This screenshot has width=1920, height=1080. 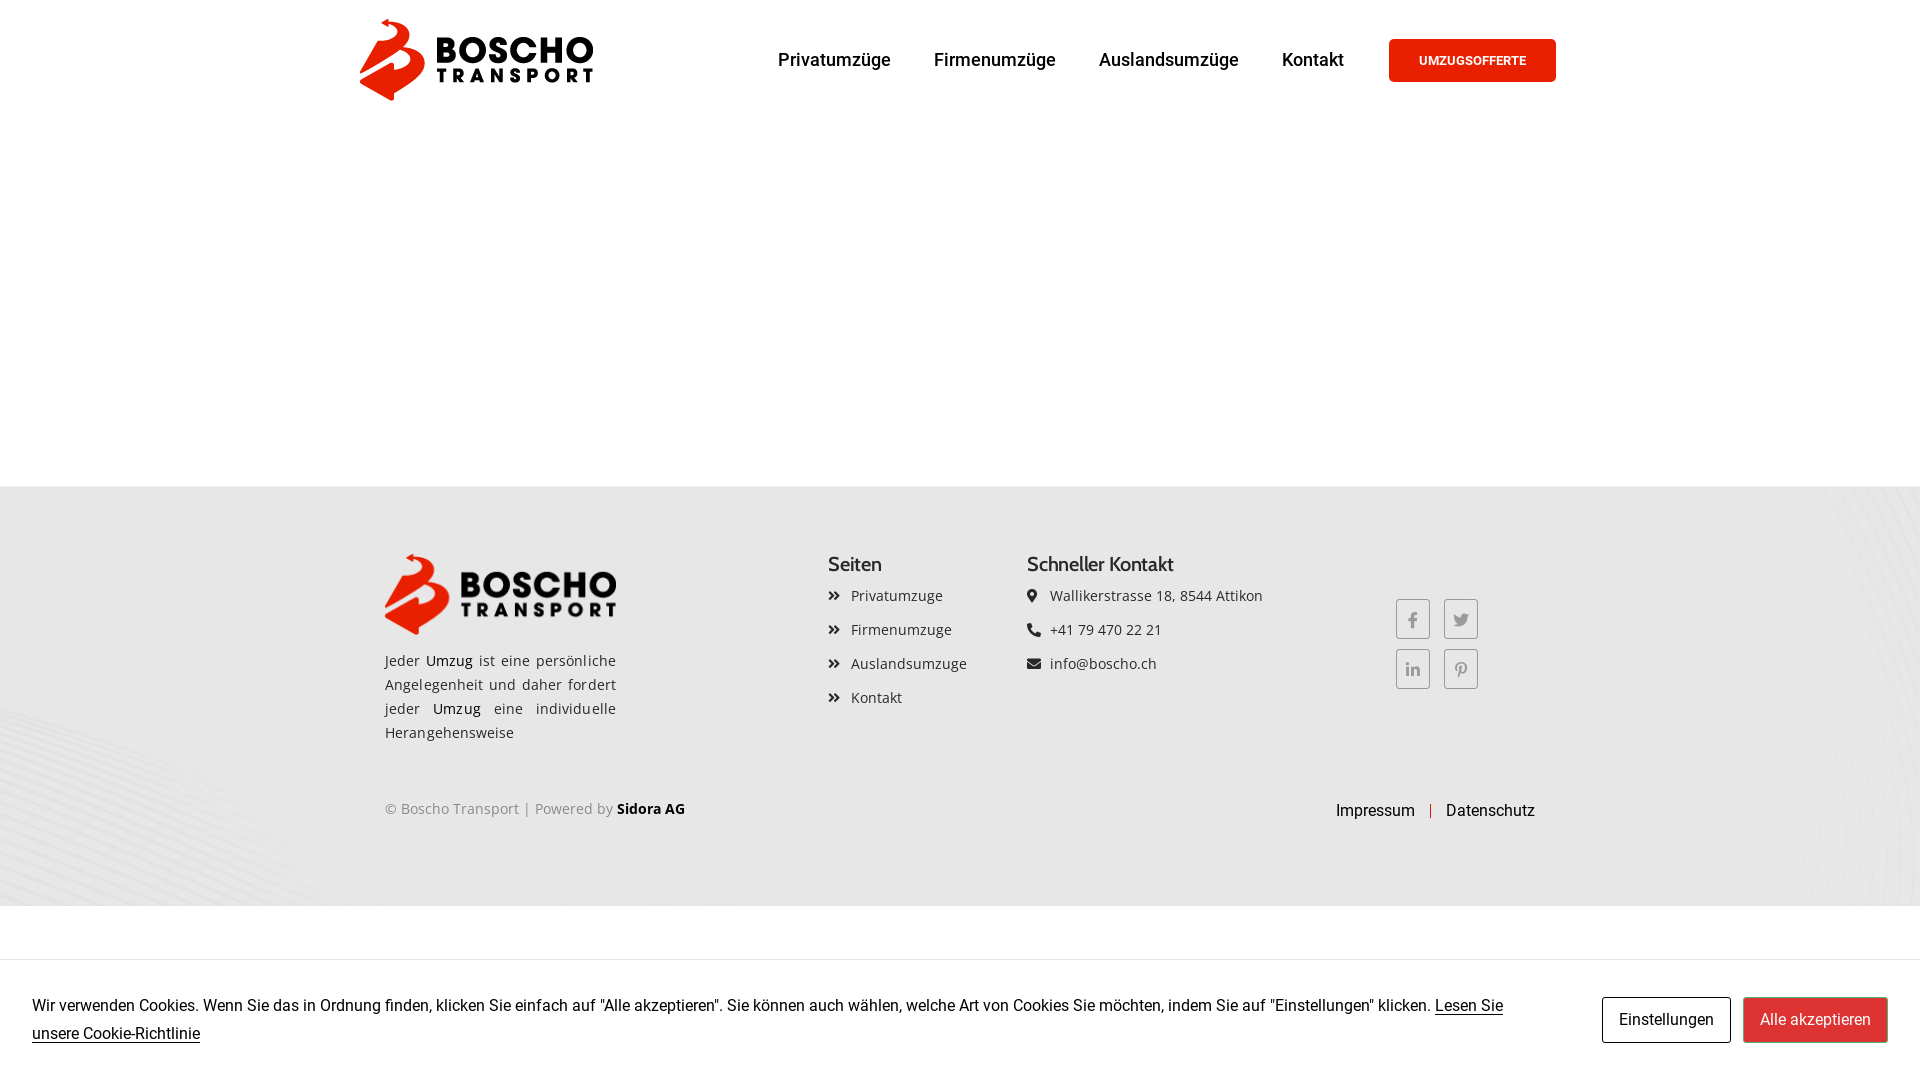 I want to click on 'drejt-logo-full-color-rgb-415px@72ppi - Boscho Transport', so click(x=500, y=593).